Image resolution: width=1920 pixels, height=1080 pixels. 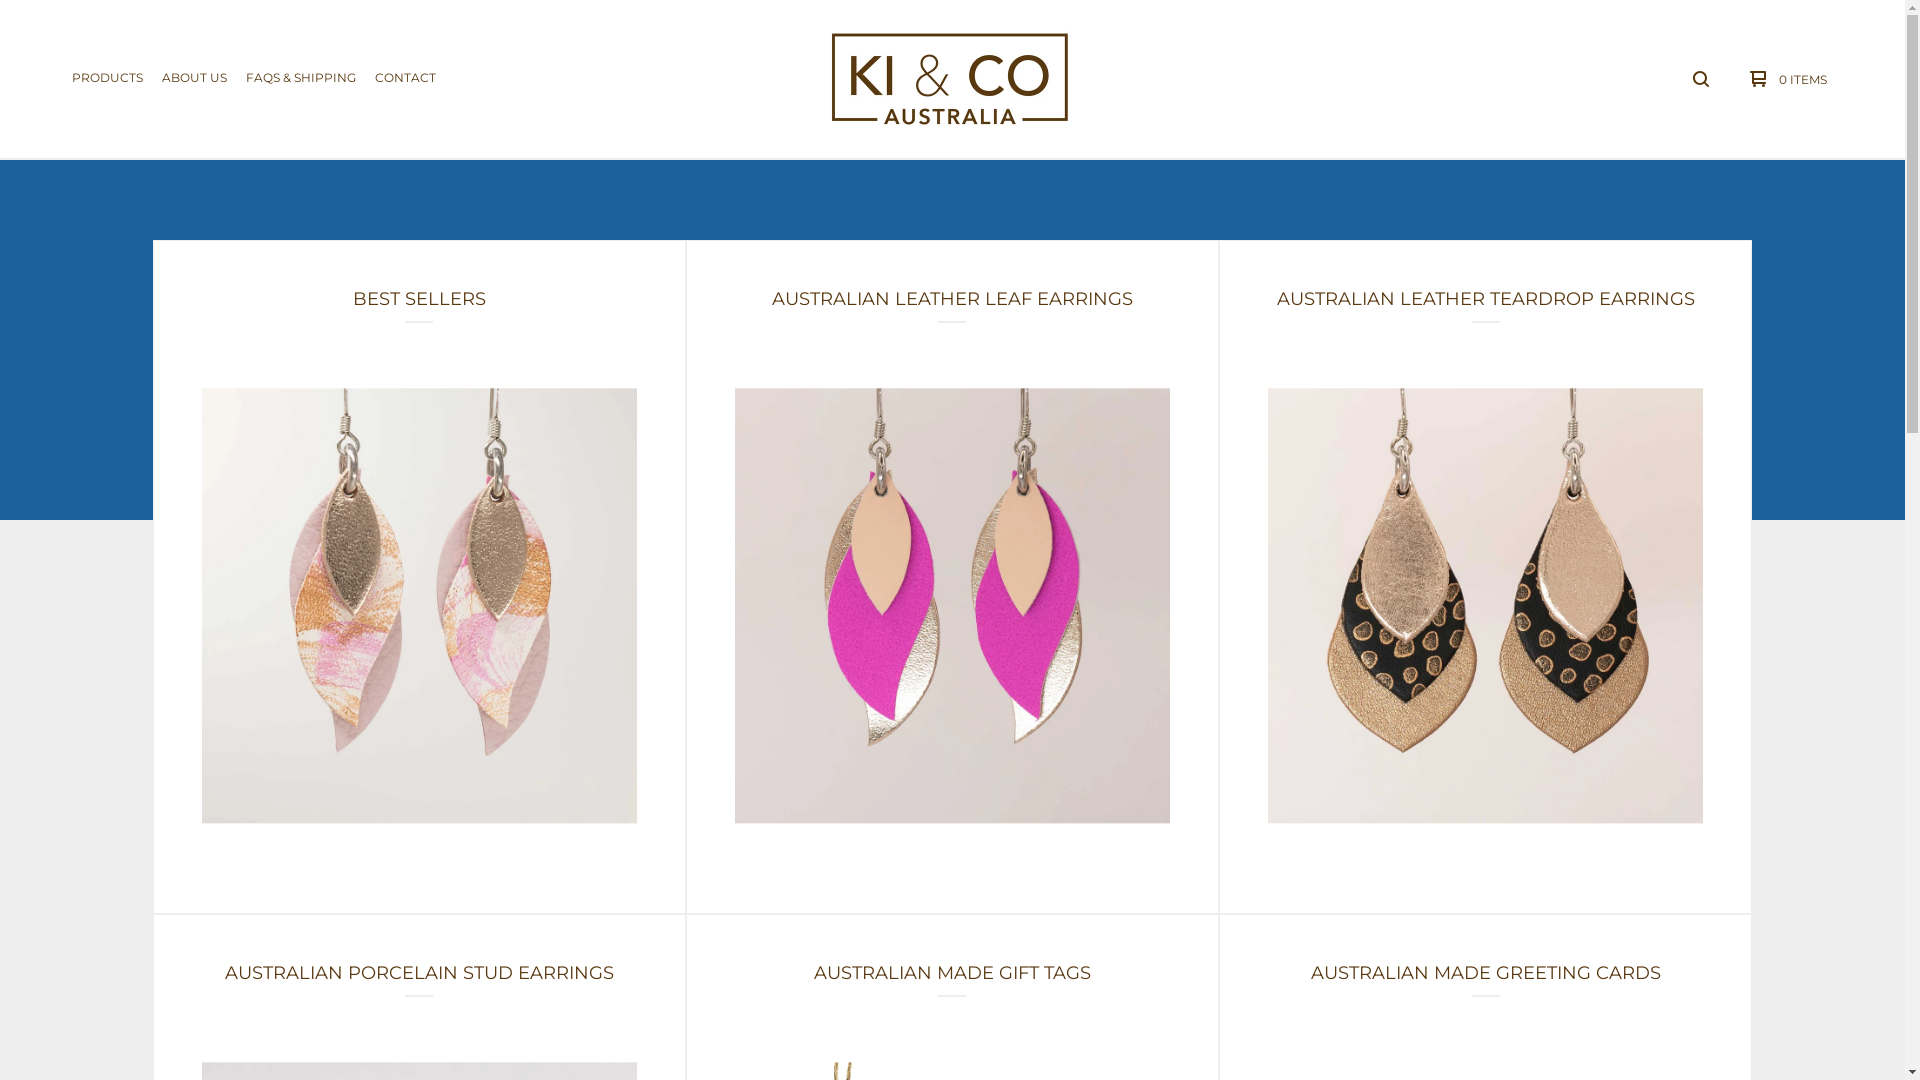 I want to click on 'CONTACT', so click(x=404, y=77).